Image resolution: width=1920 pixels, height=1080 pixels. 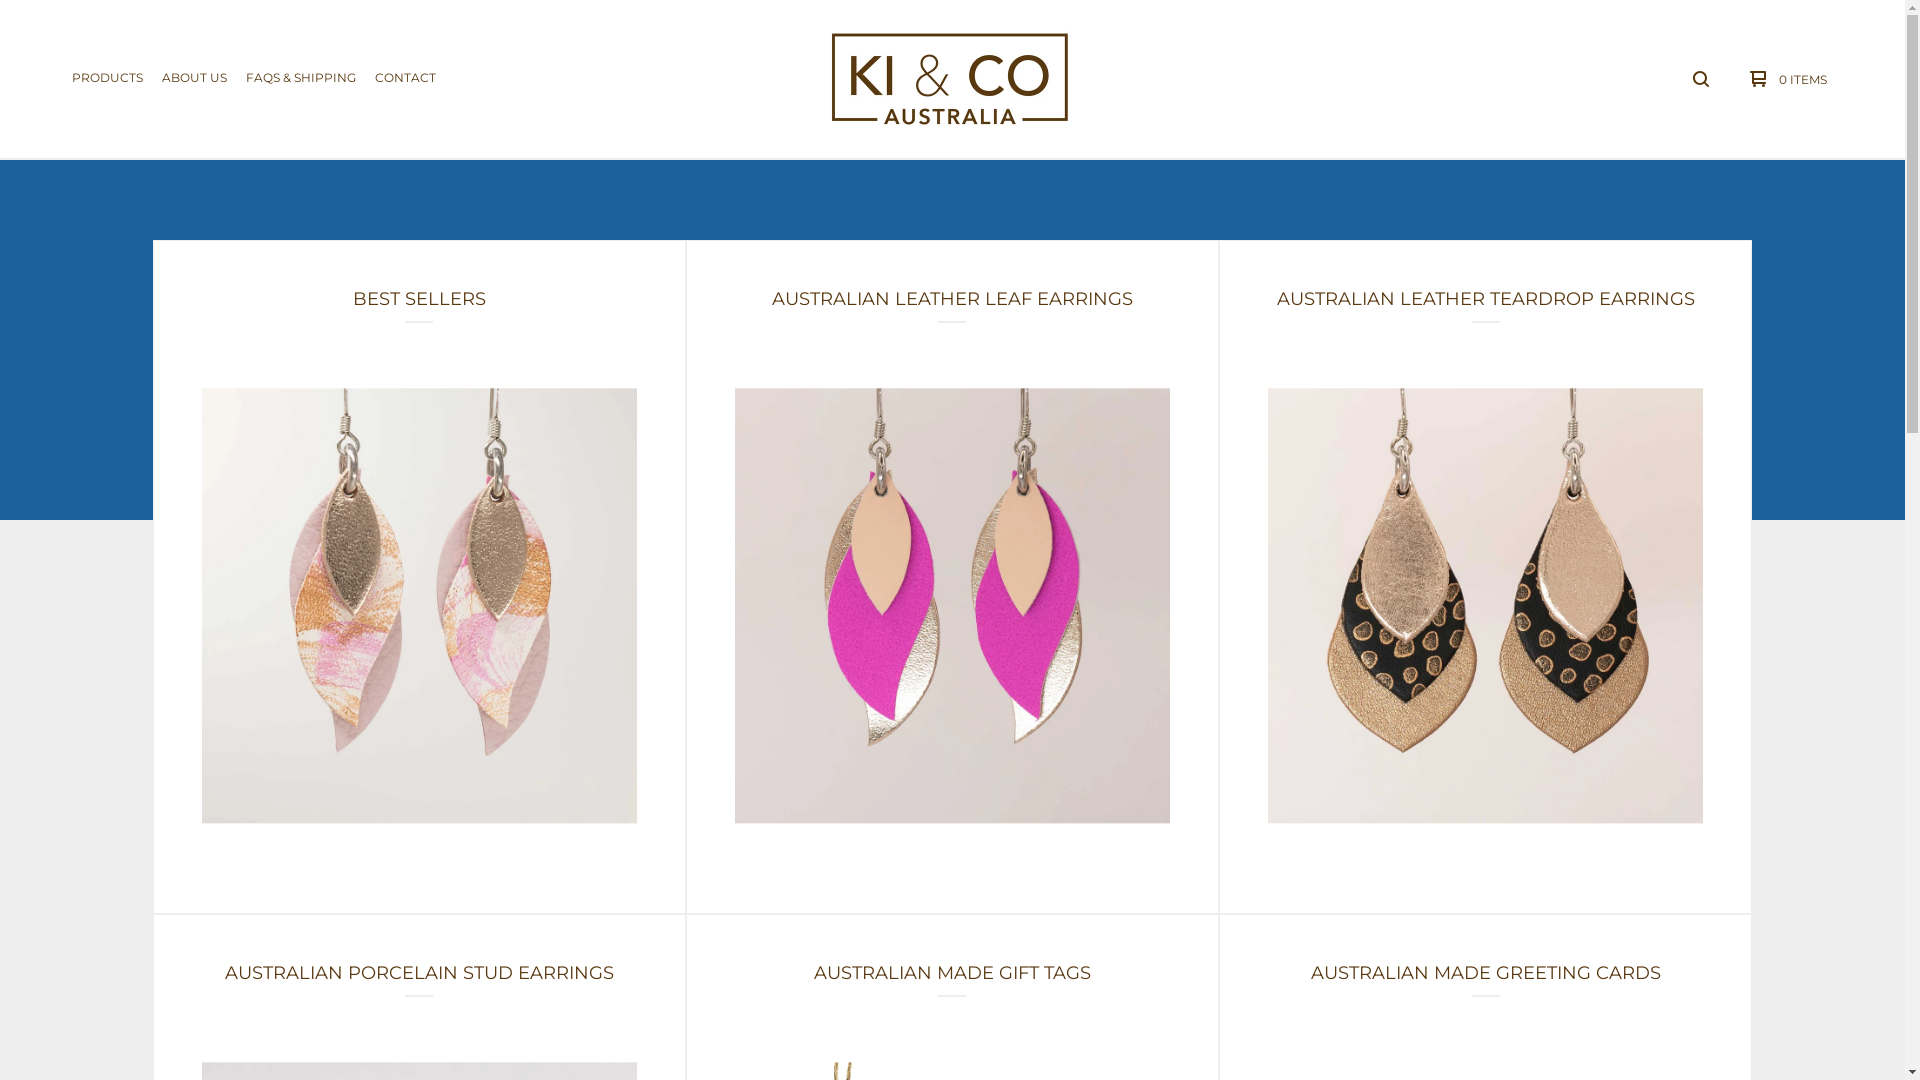 I want to click on 'CONTACT', so click(x=404, y=77).